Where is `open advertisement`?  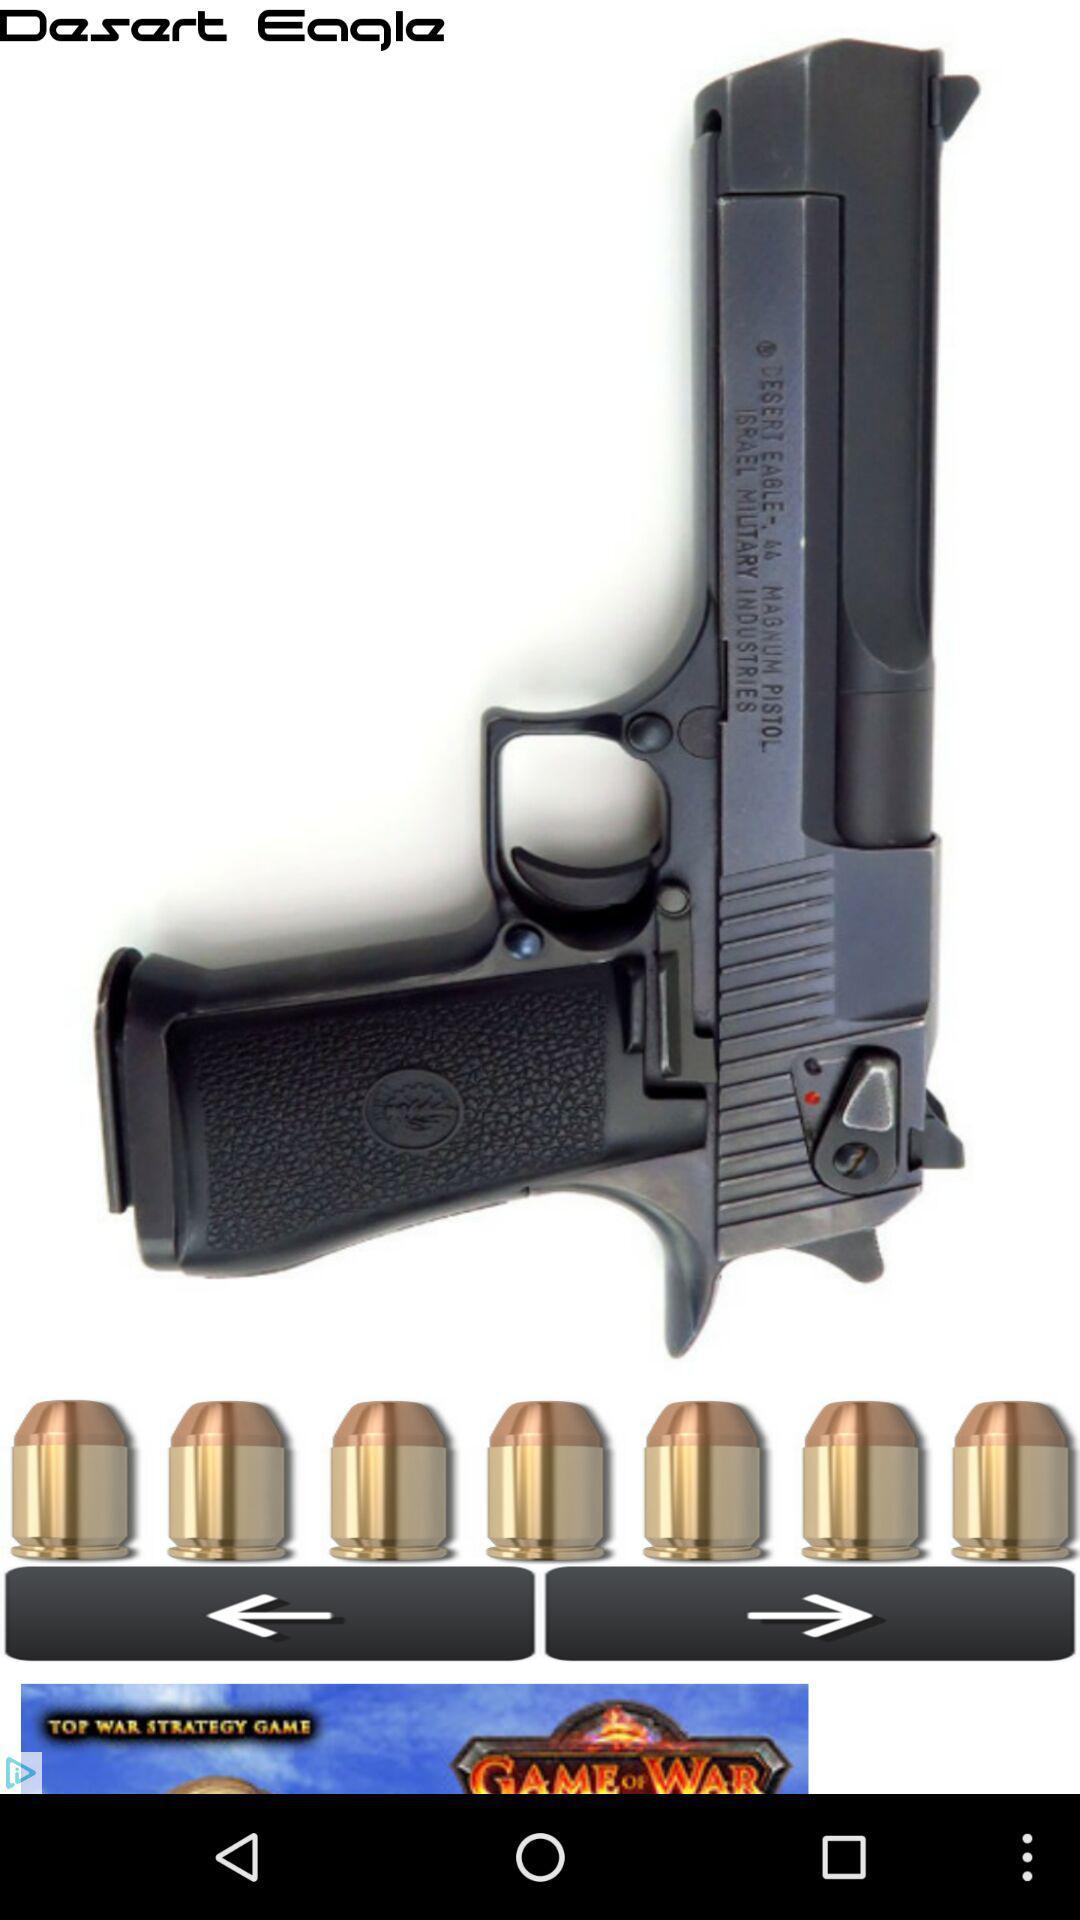 open advertisement is located at coordinates (419, 1727).